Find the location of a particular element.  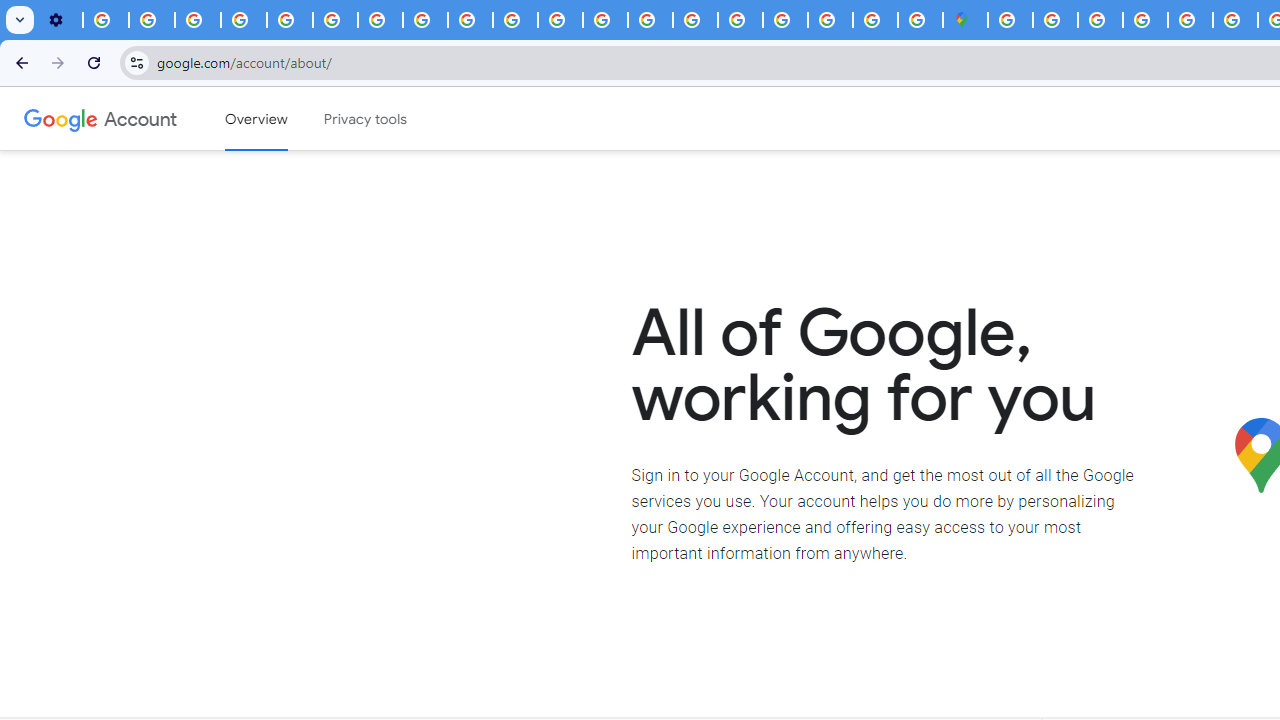

'Google Account overview' is located at coordinates (255, 119).